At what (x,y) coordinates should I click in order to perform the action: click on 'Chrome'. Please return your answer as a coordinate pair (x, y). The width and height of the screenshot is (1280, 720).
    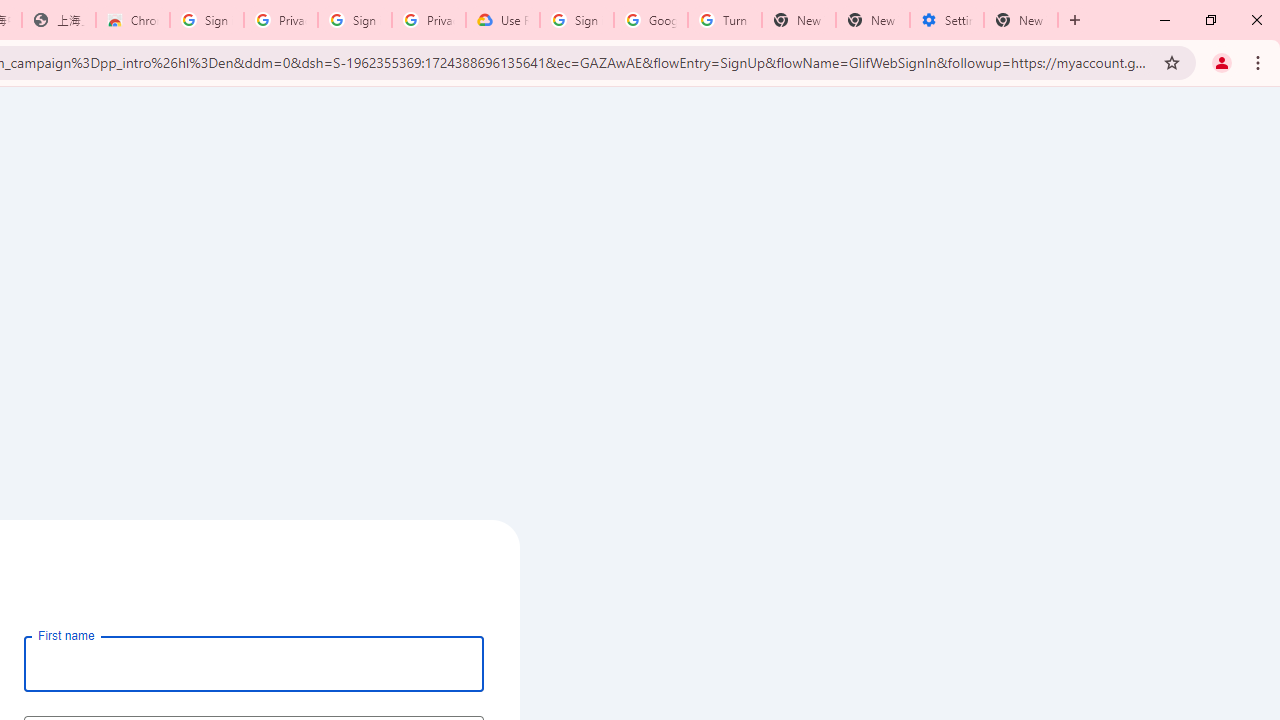
    Looking at the image, I should click on (1259, 61).